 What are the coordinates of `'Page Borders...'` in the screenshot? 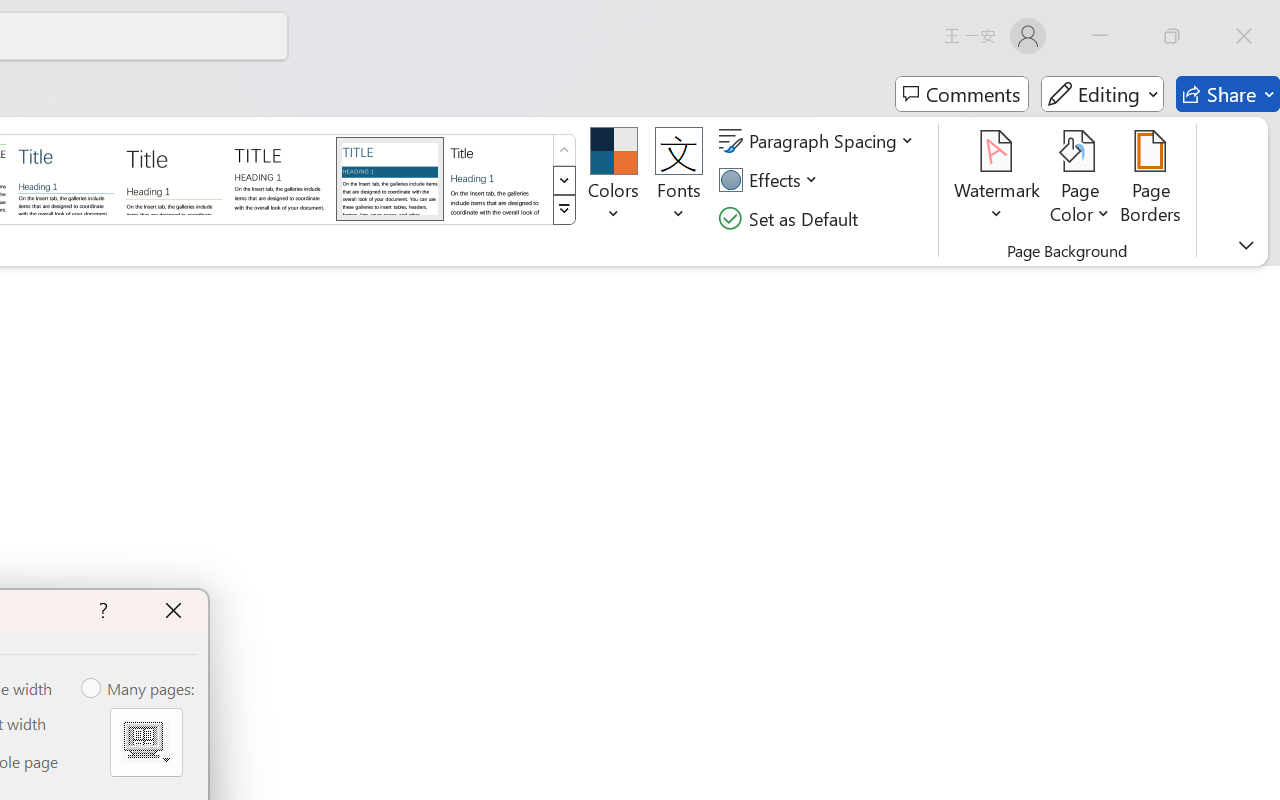 It's located at (1151, 179).